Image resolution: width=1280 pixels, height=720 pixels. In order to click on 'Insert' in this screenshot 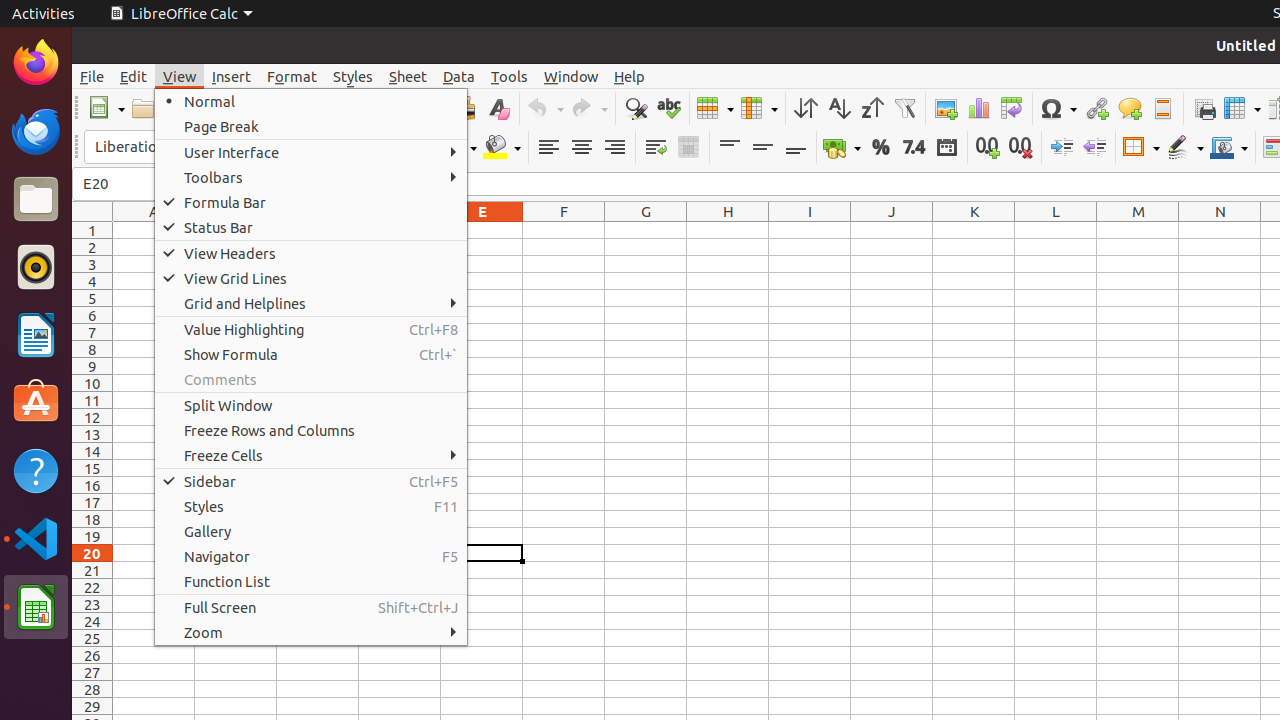, I will do `click(231, 75)`.